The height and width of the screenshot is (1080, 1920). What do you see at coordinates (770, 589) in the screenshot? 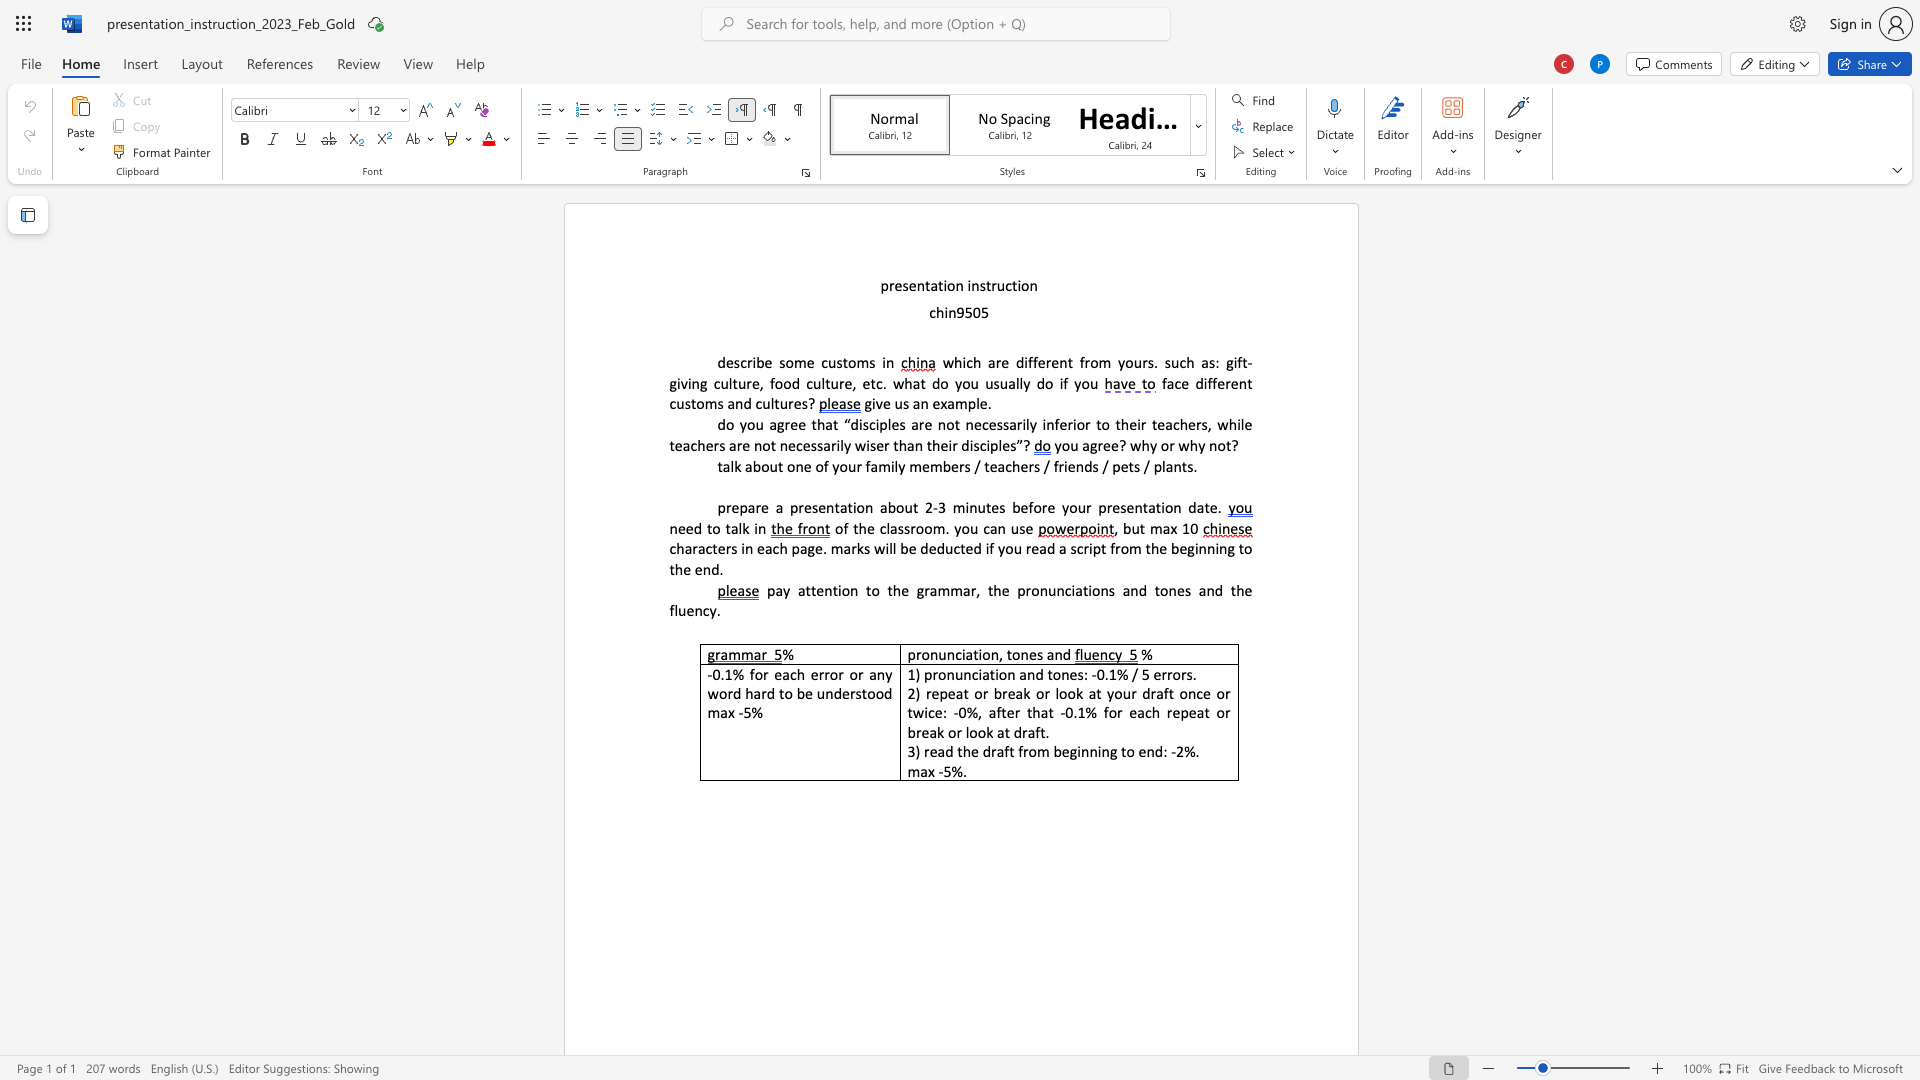
I see `the 1th character "p" in the text` at bounding box center [770, 589].